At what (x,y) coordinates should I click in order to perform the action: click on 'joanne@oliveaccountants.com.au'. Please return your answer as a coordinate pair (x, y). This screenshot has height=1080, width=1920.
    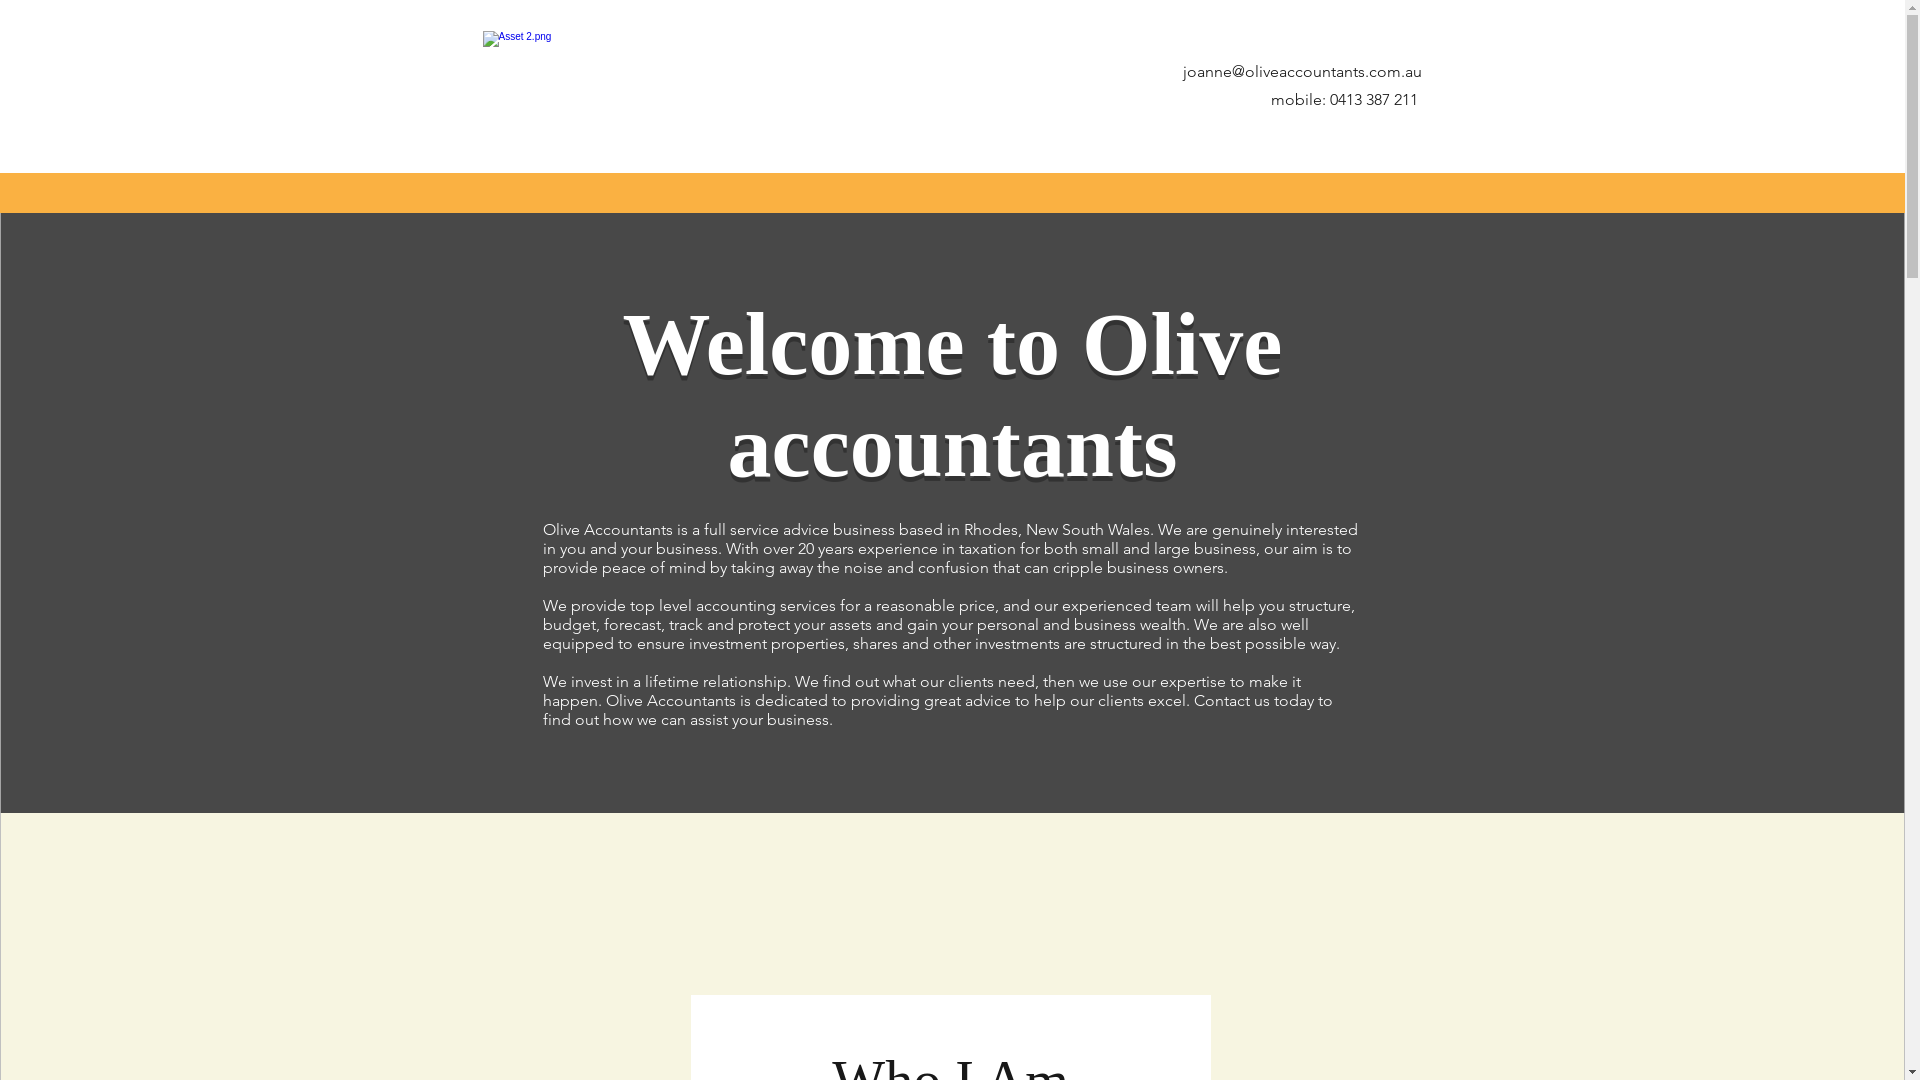
    Looking at the image, I should click on (1301, 70).